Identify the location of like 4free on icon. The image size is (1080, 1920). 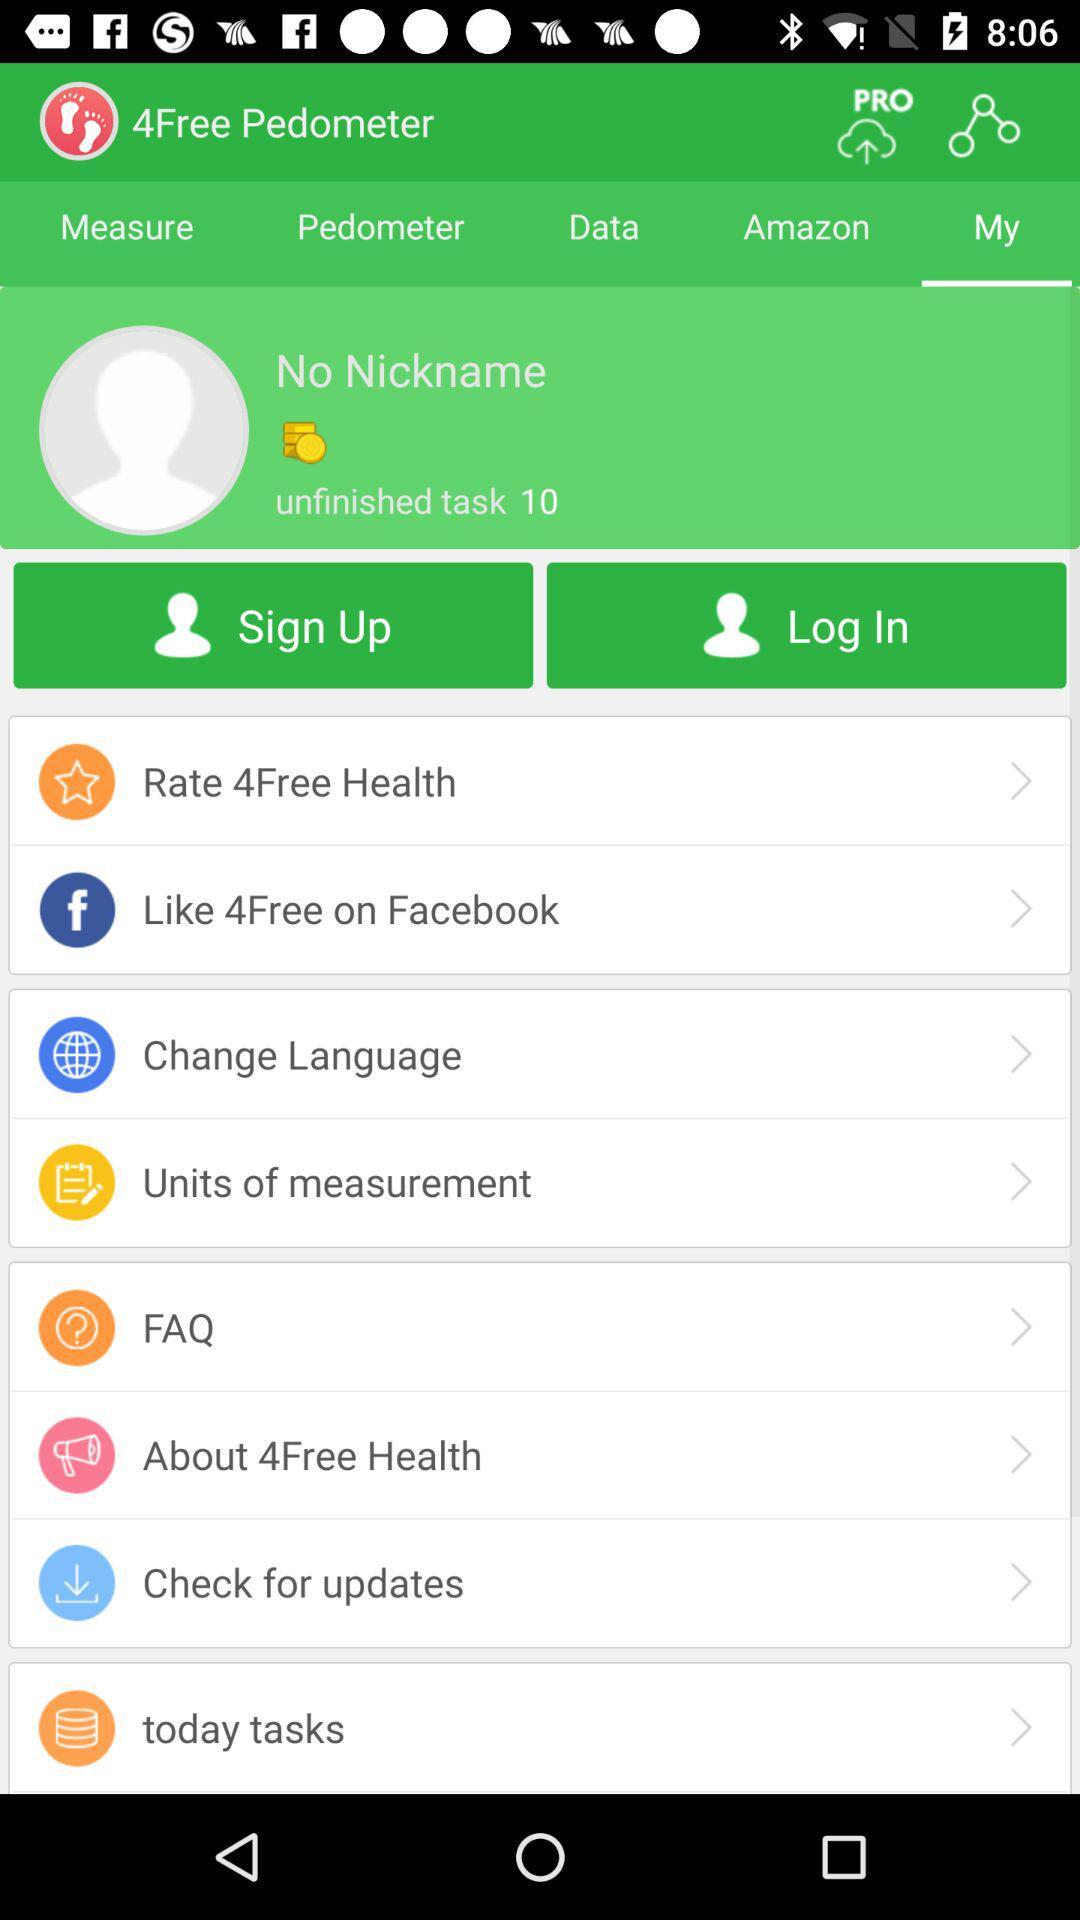
(540, 907).